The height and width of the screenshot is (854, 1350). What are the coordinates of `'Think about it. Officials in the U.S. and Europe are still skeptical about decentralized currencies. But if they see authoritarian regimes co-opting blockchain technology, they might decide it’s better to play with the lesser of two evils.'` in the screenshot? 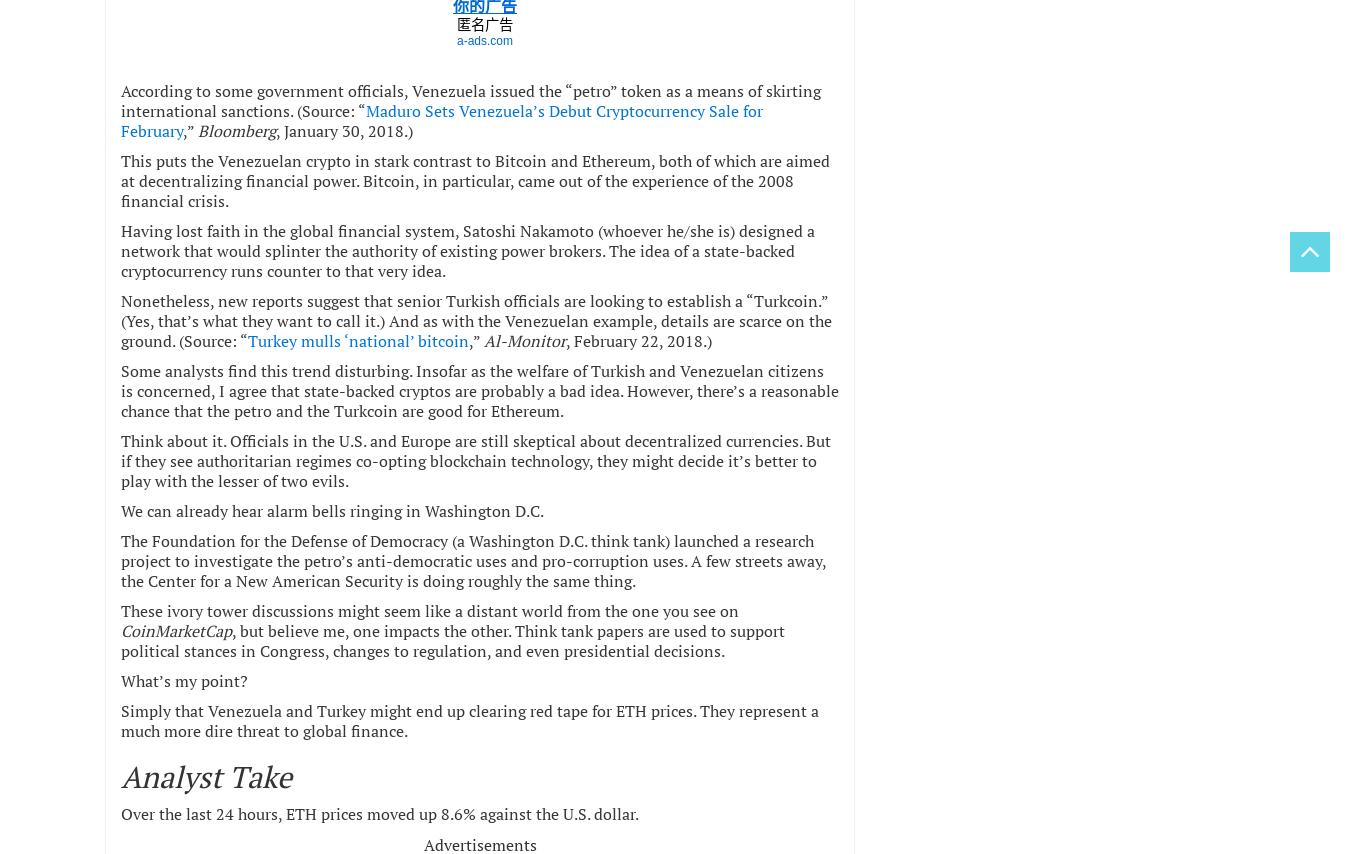 It's located at (120, 459).